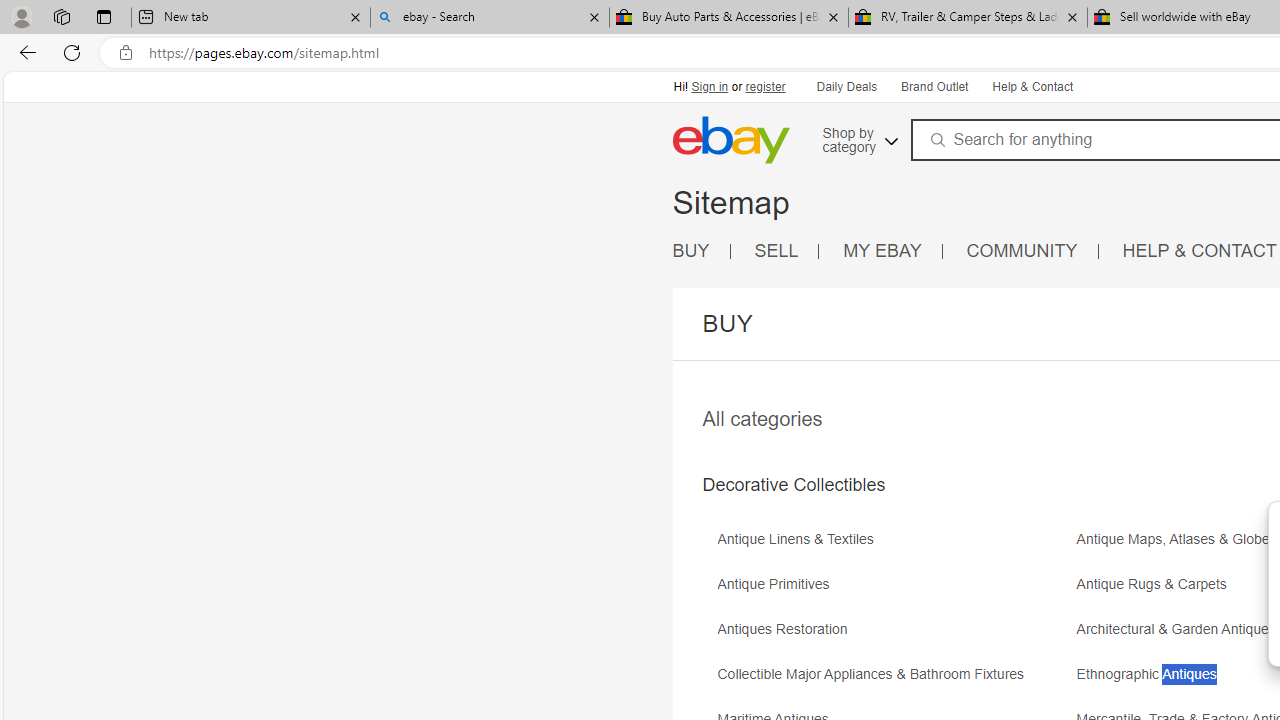 Image resolution: width=1280 pixels, height=720 pixels. What do you see at coordinates (1031, 85) in the screenshot?
I see `'Help & Contact'` at bounding box center [1031, 85].